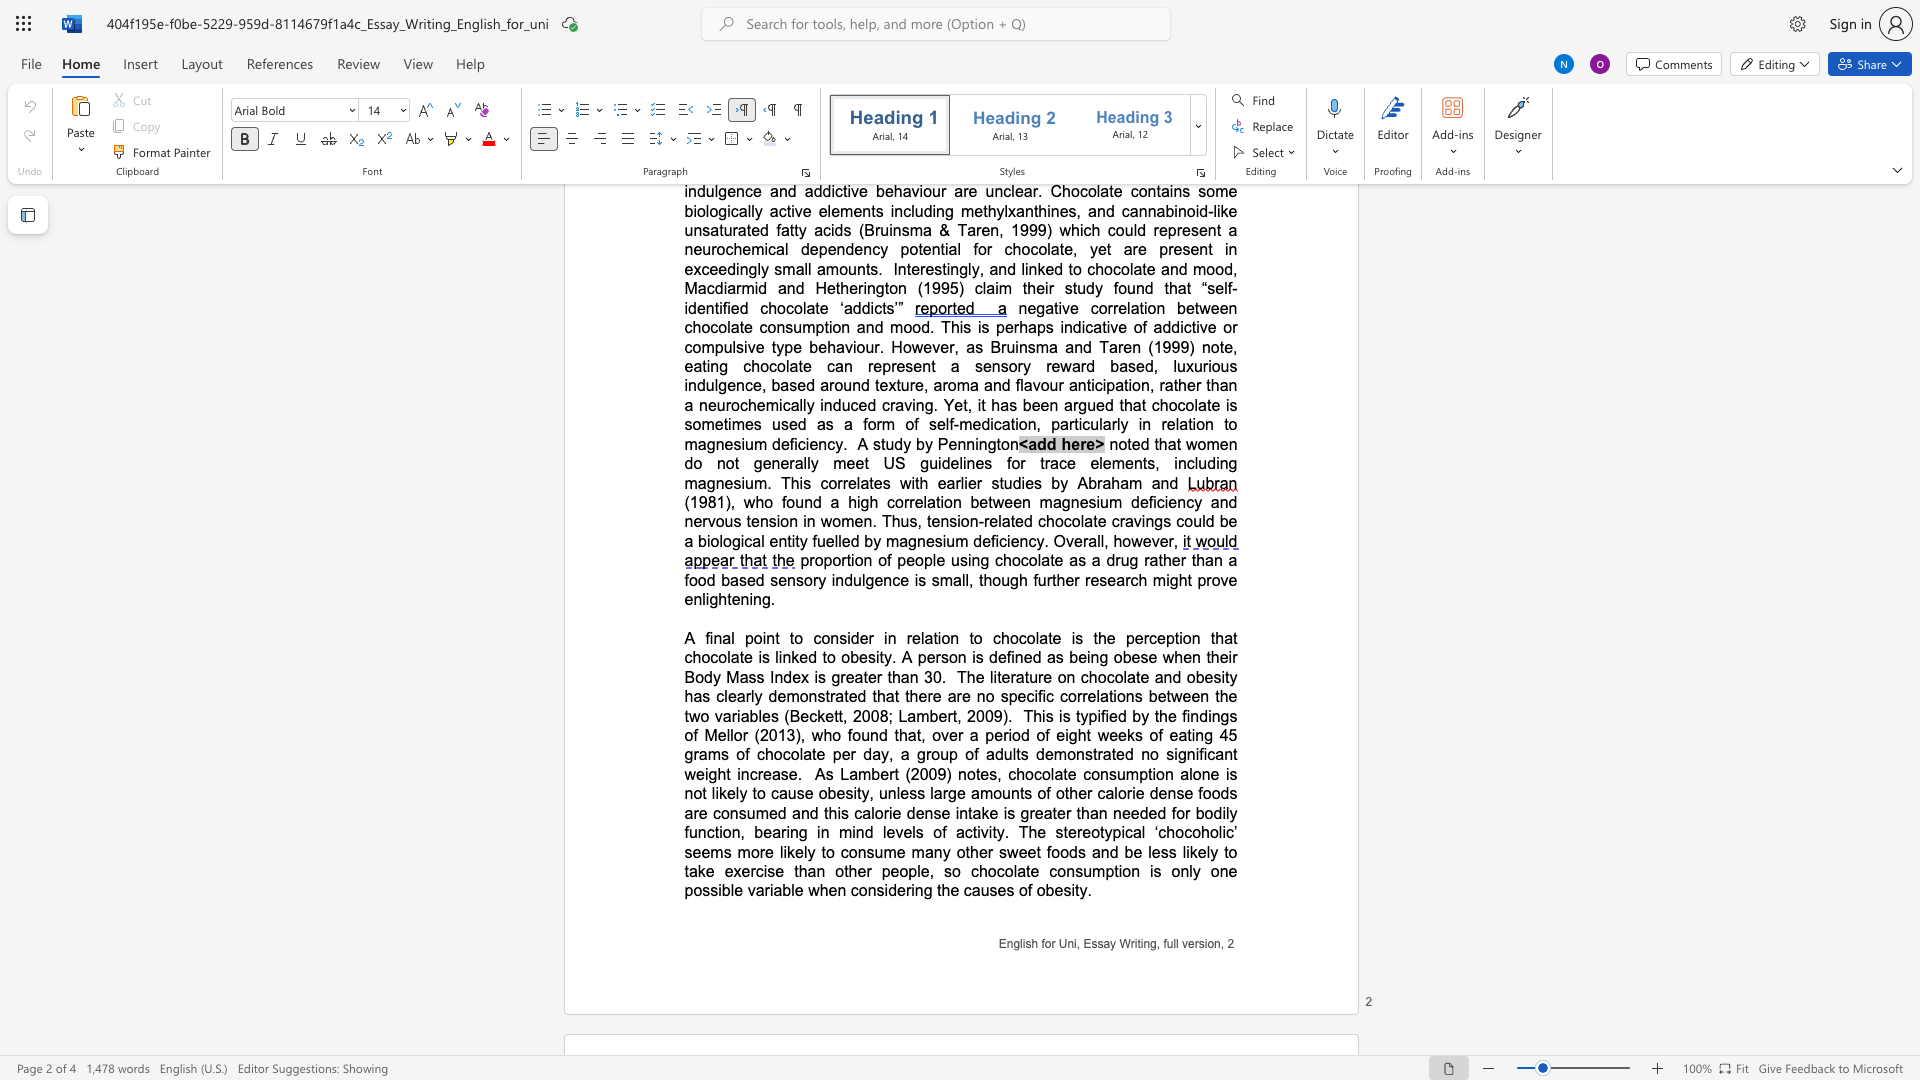  I want to click on the subset text "mo" within the text "demonstrated", so click(785, 695).